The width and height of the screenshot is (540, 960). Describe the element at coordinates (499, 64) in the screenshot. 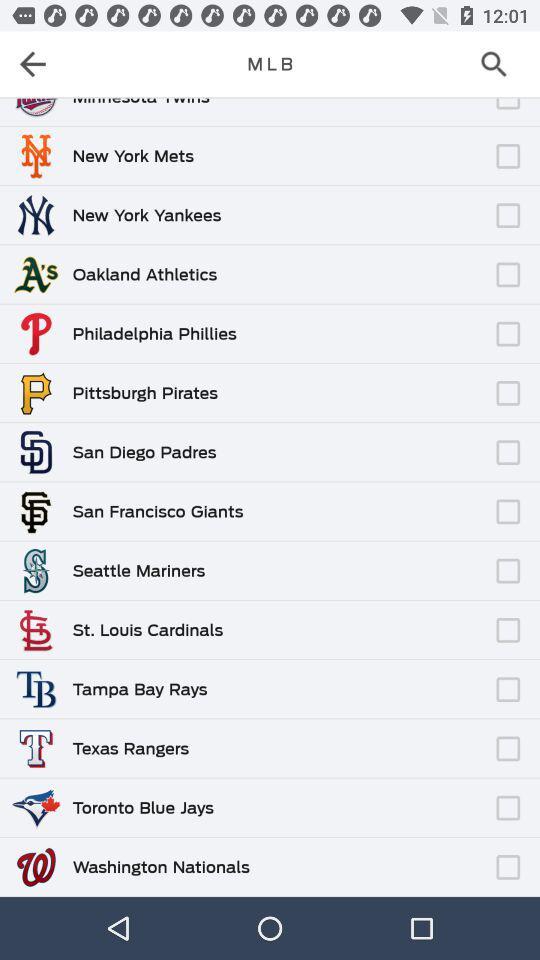

I see `open a search` at that location.